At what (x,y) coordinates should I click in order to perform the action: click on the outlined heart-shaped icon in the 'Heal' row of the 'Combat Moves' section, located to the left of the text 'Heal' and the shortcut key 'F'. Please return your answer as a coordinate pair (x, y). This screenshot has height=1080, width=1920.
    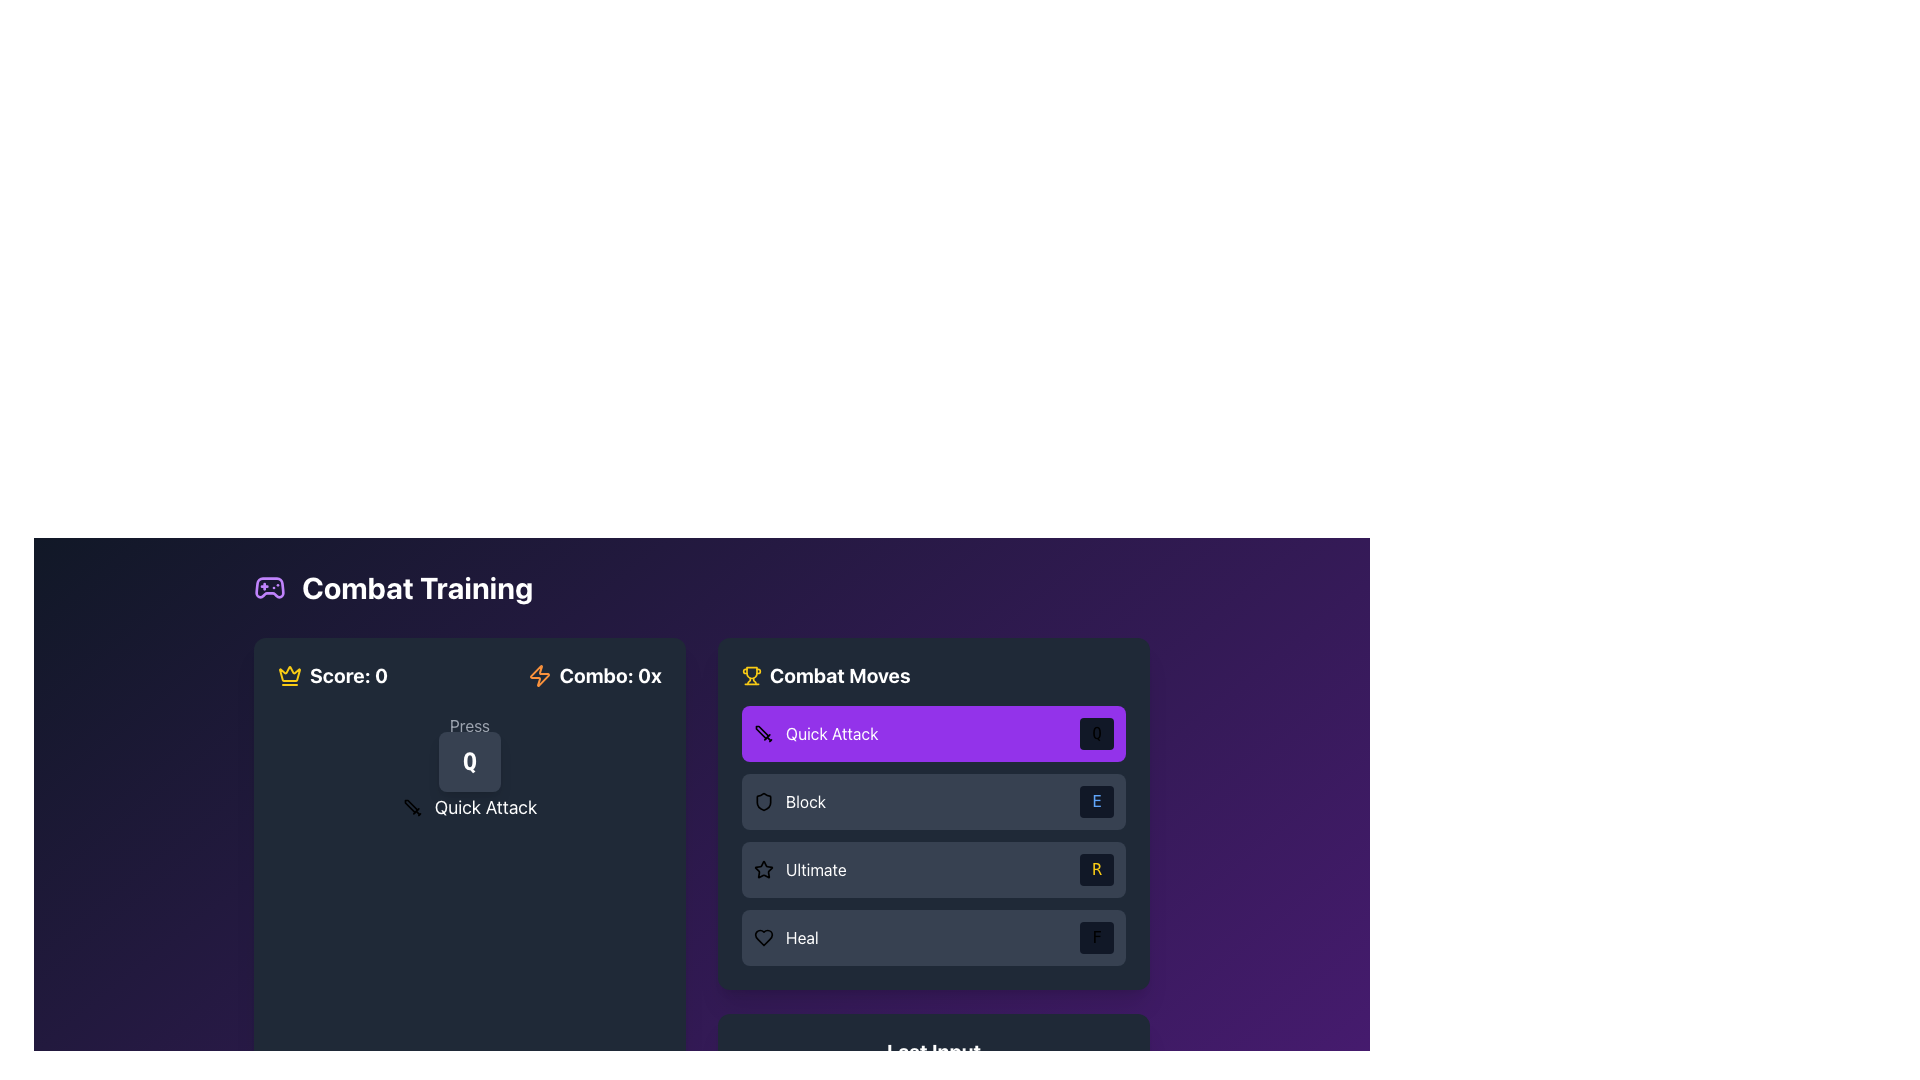
    Looking at the image, I should click on (762, 937).